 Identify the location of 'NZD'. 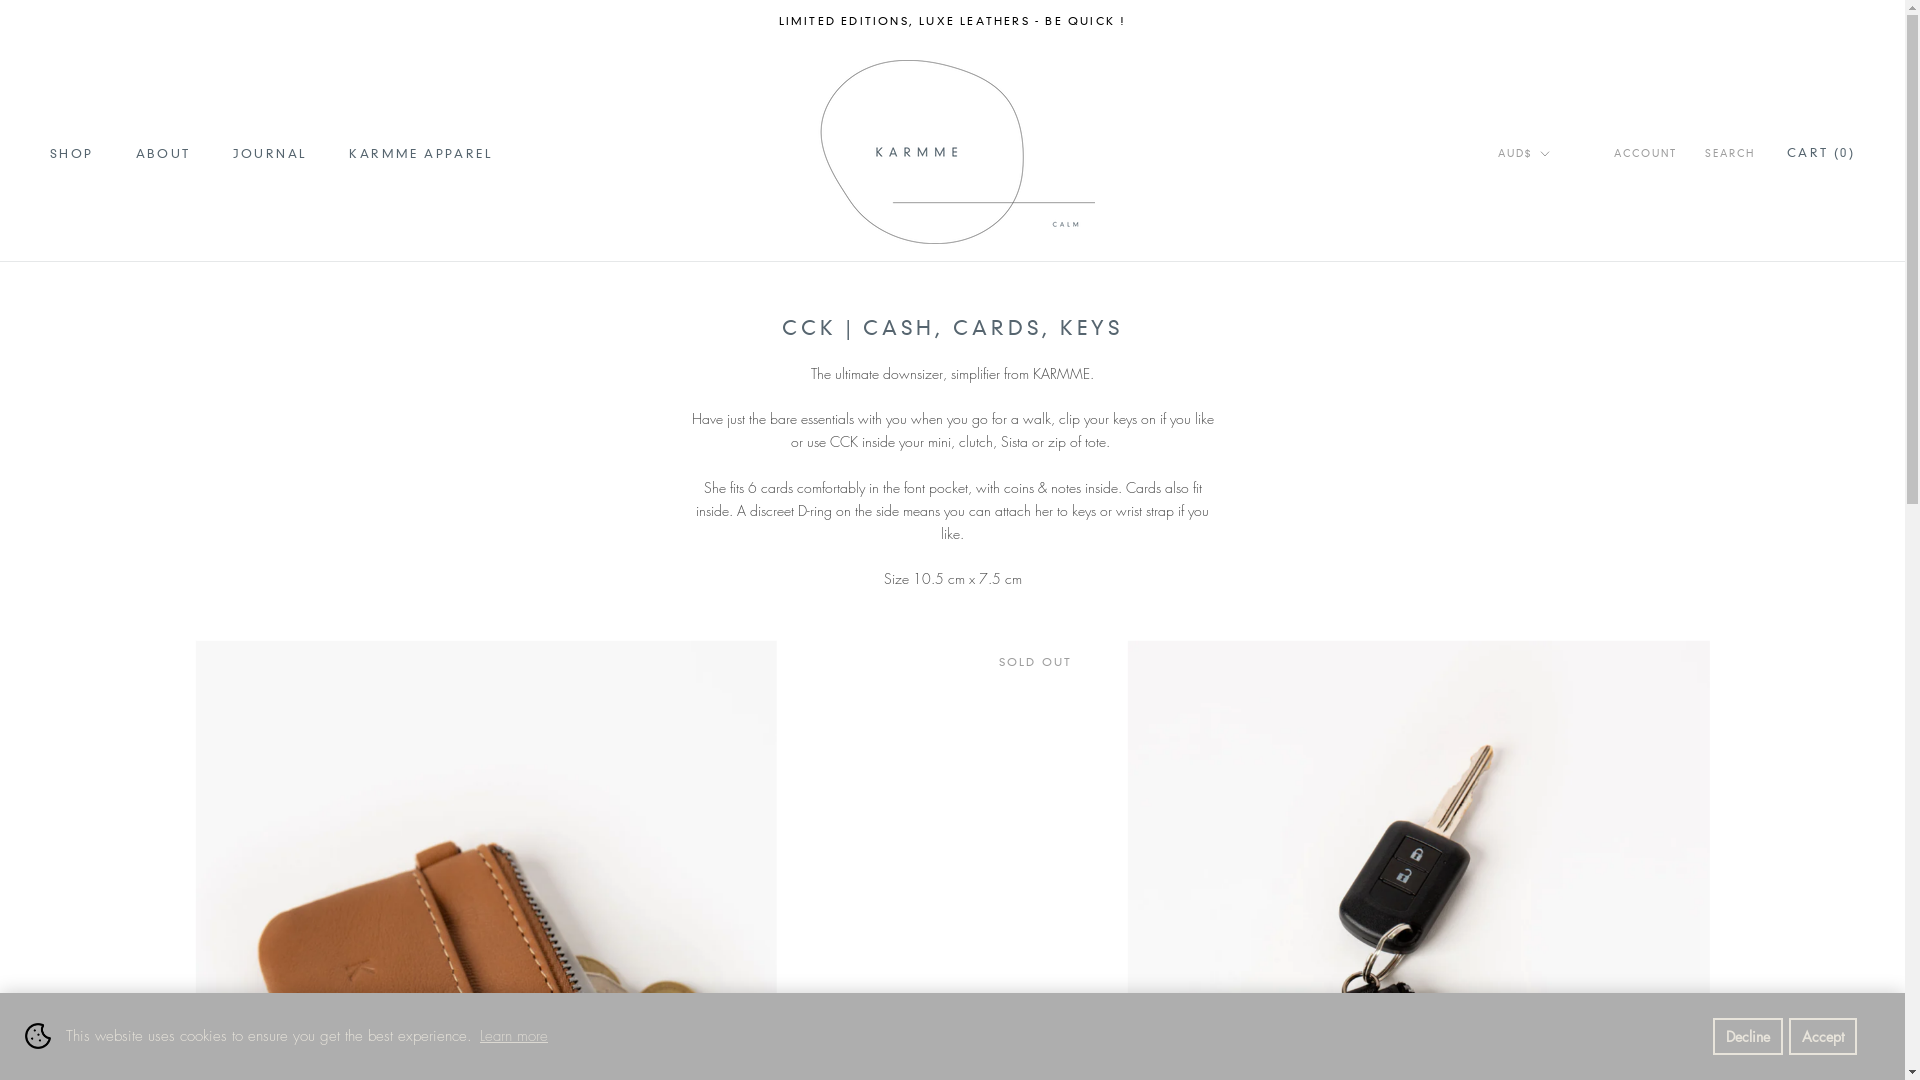
(1549, 247).